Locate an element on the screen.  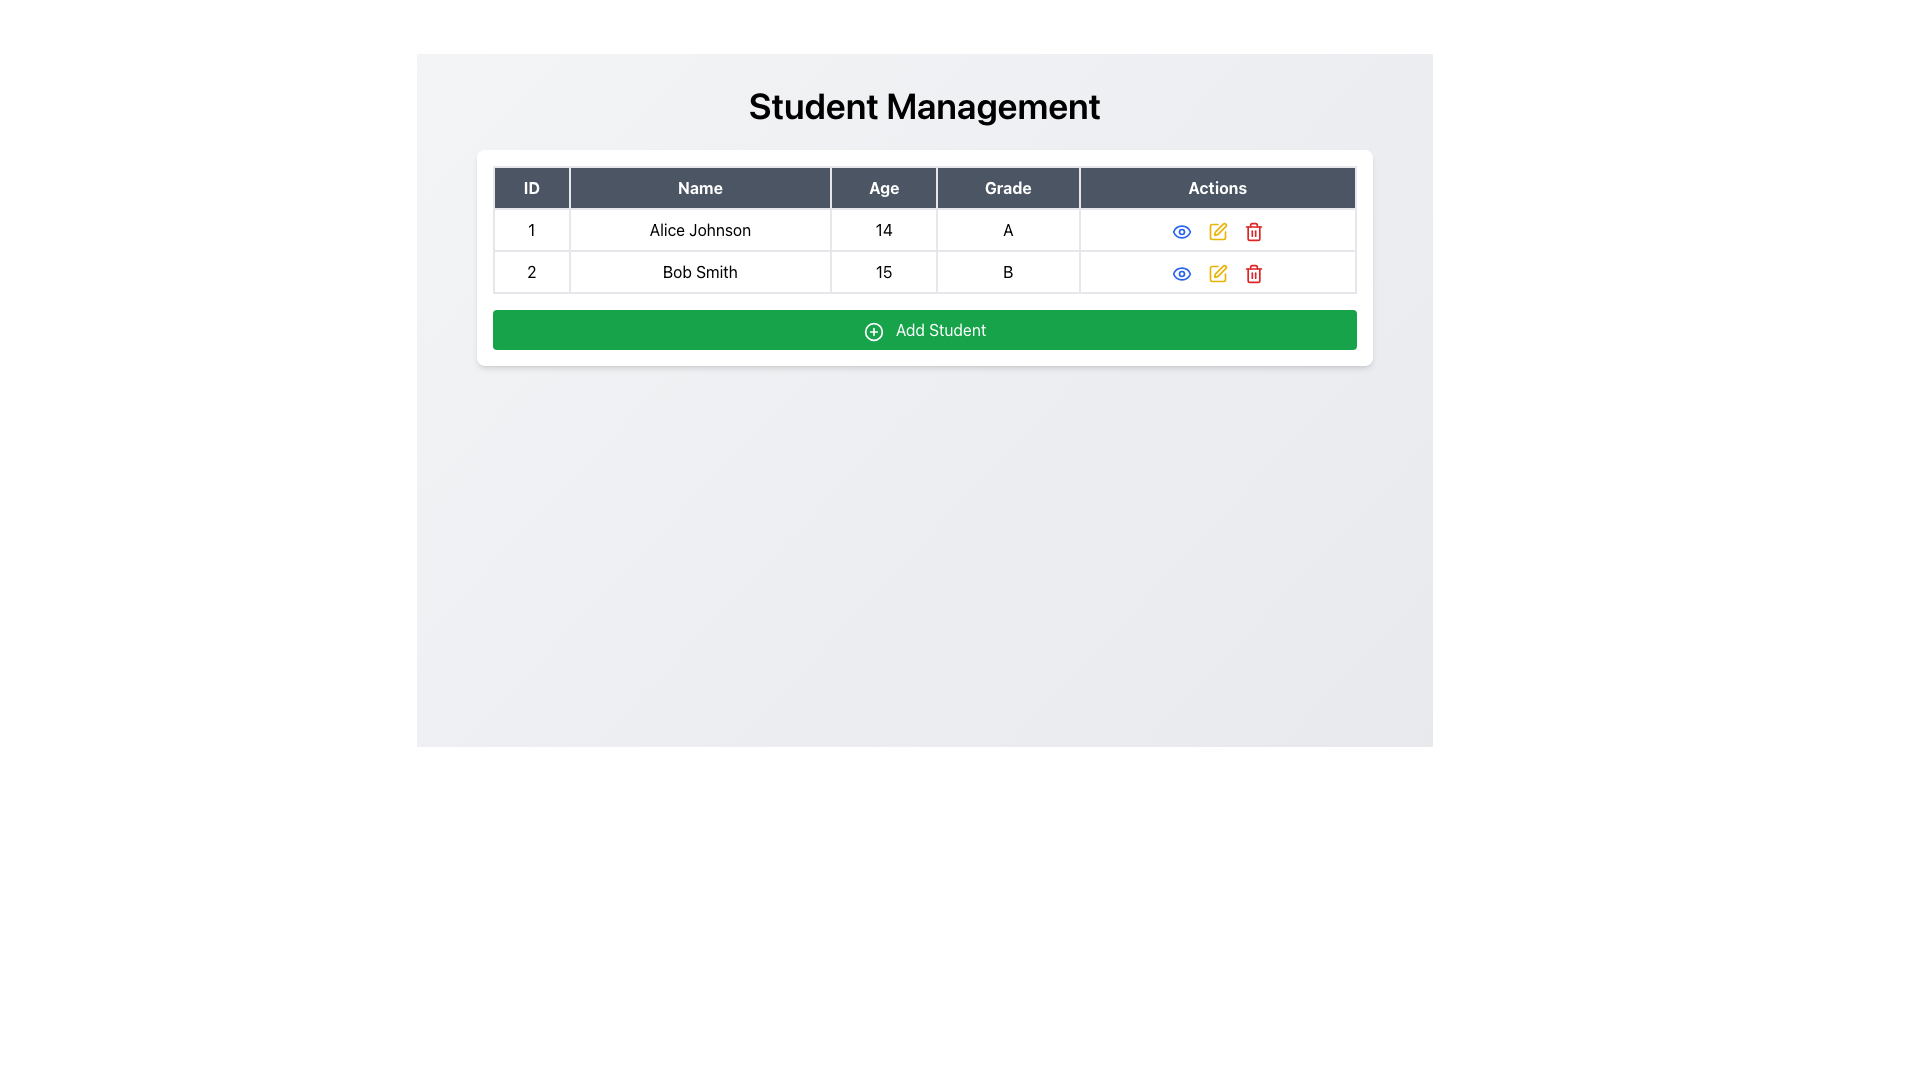
the edit icon button in the Actions column for the second row corresponding to the student Bob Smith to modify the student's details is located at coordinates (1216, 230).